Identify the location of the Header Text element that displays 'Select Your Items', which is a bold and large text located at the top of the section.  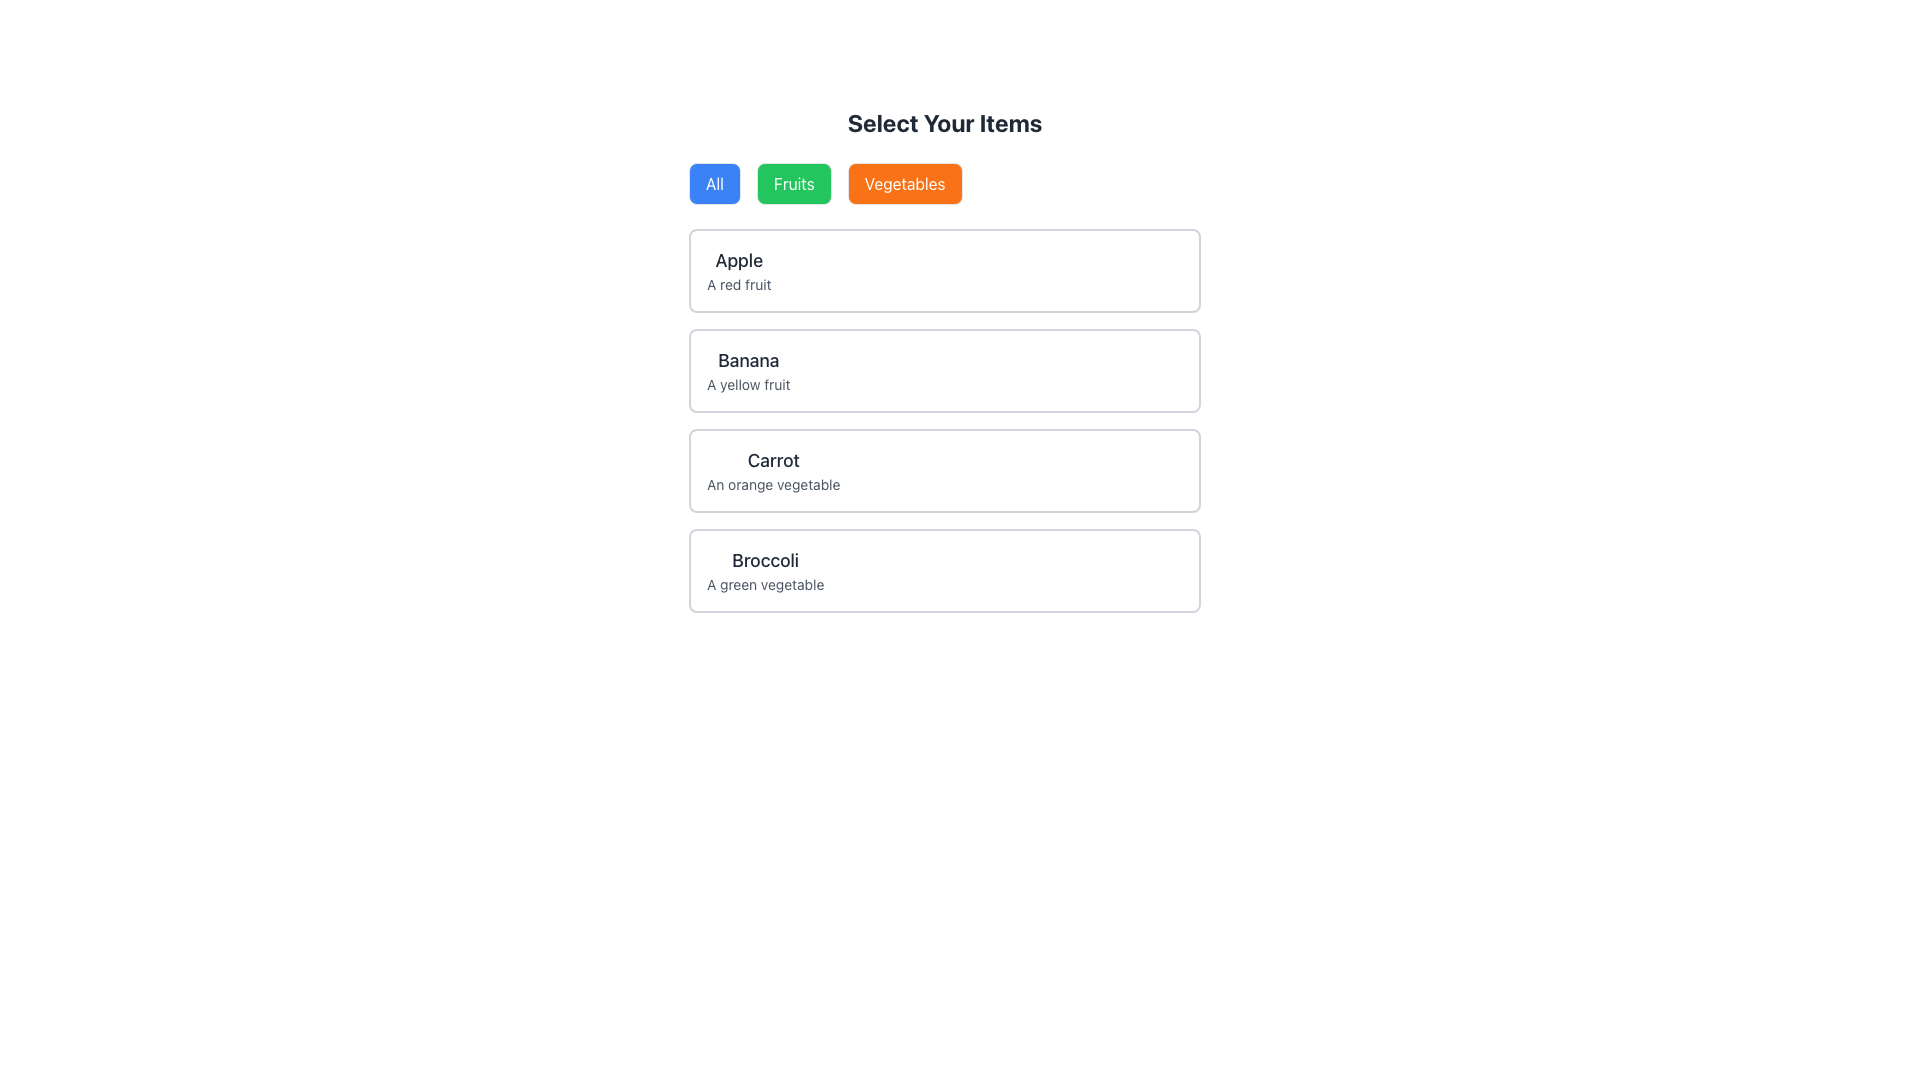
(944, 123).